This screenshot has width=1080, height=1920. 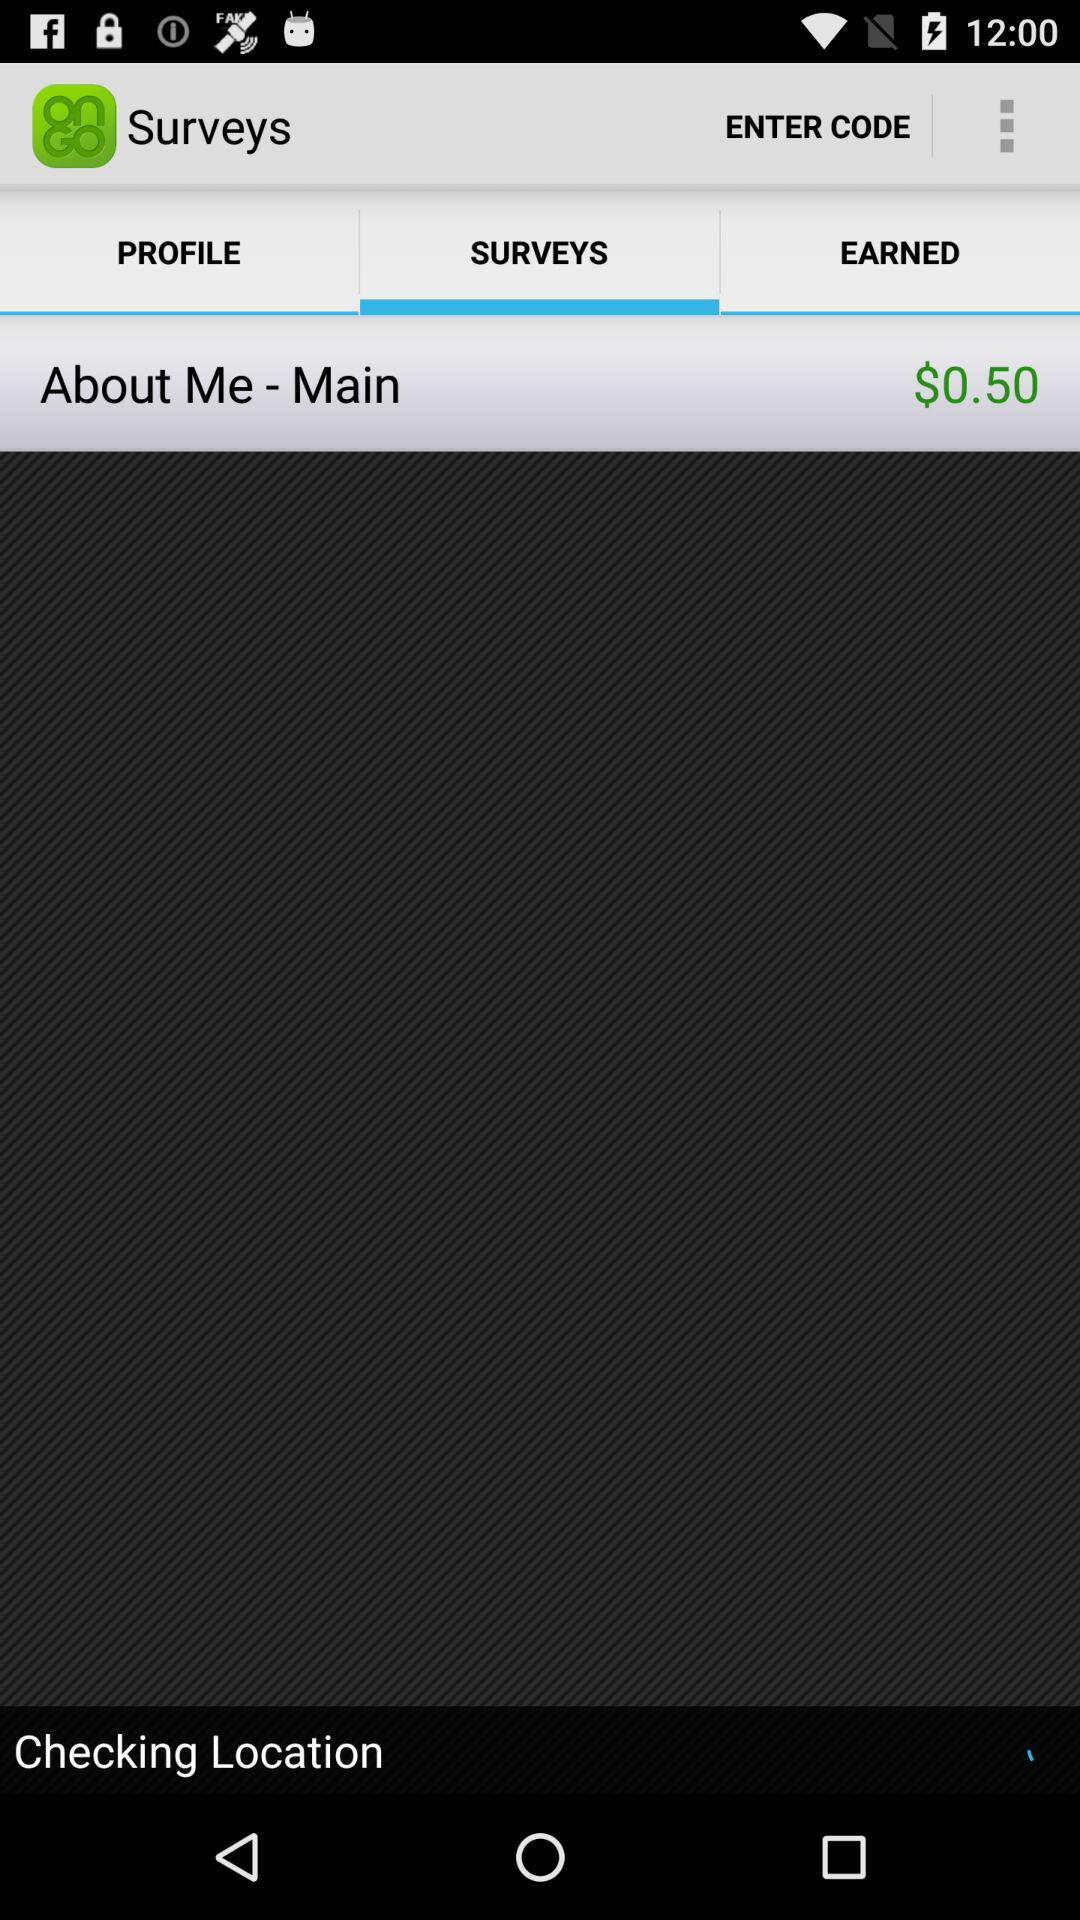 What do you see at coordinates (1006, 124) in the screenshot?
I see `the icon next to enter code item` at bounding box center [1006, 124].